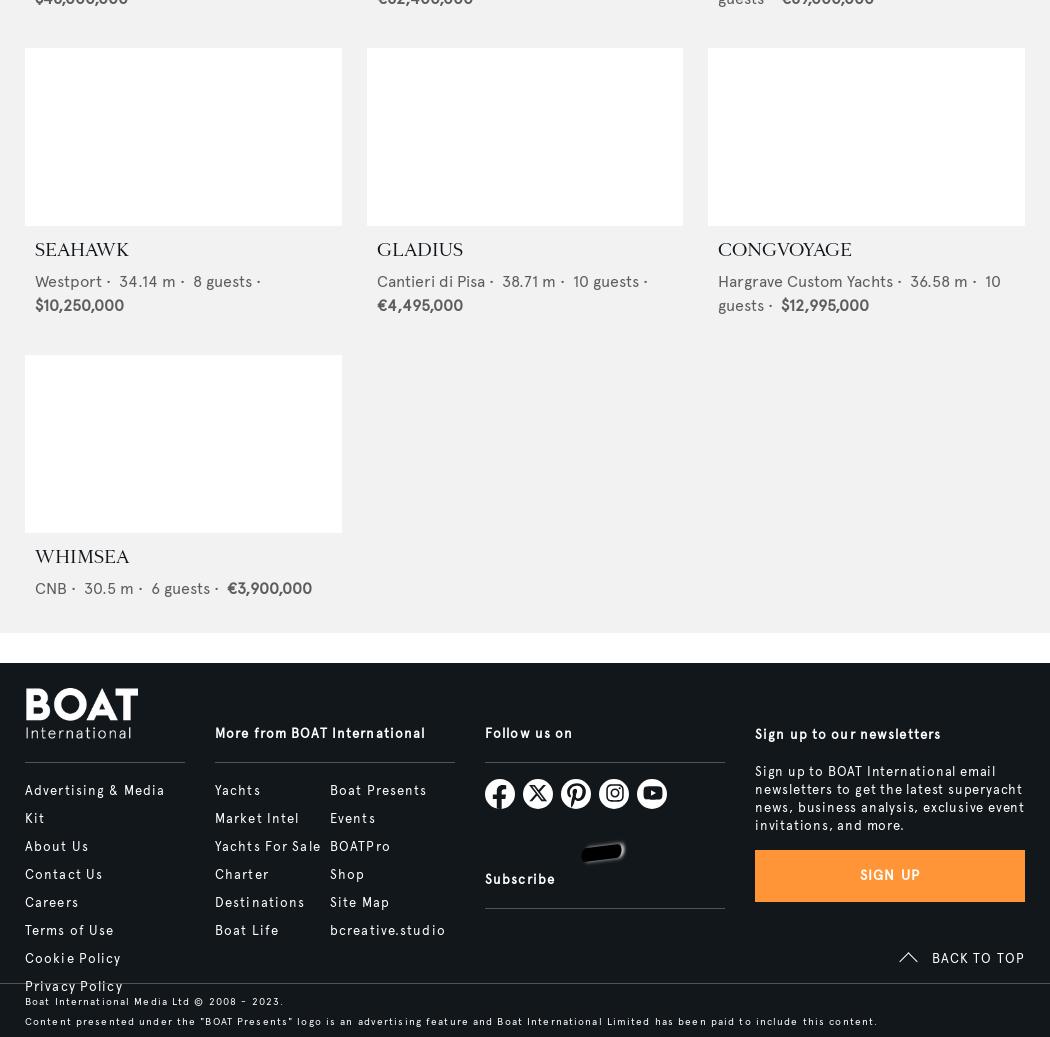 The width and height of the screenshot is (1050, 1037). What do you see at coordinates (50, 903) in the screenshot?
I see `'Careers'` at bounding box center [50, 903].